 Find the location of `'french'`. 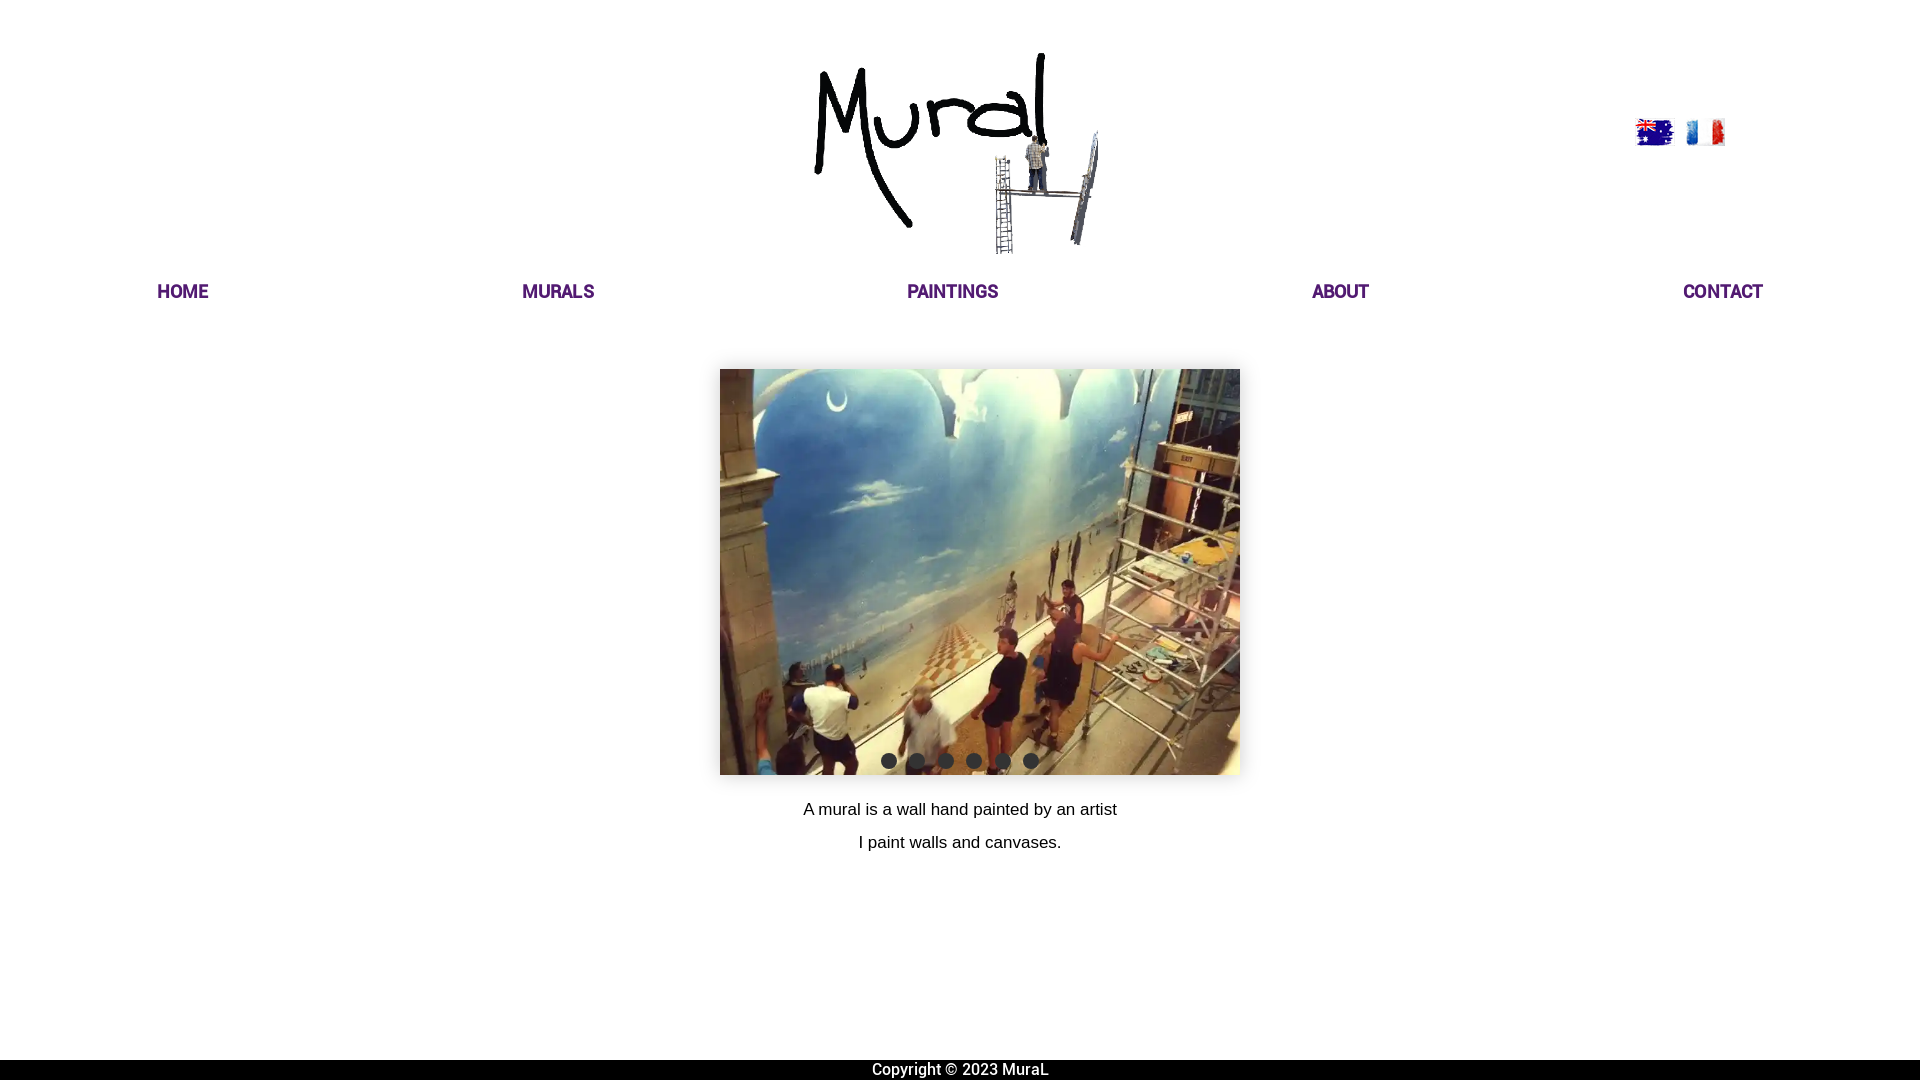

'french' is located at coordinates (1703, 132).